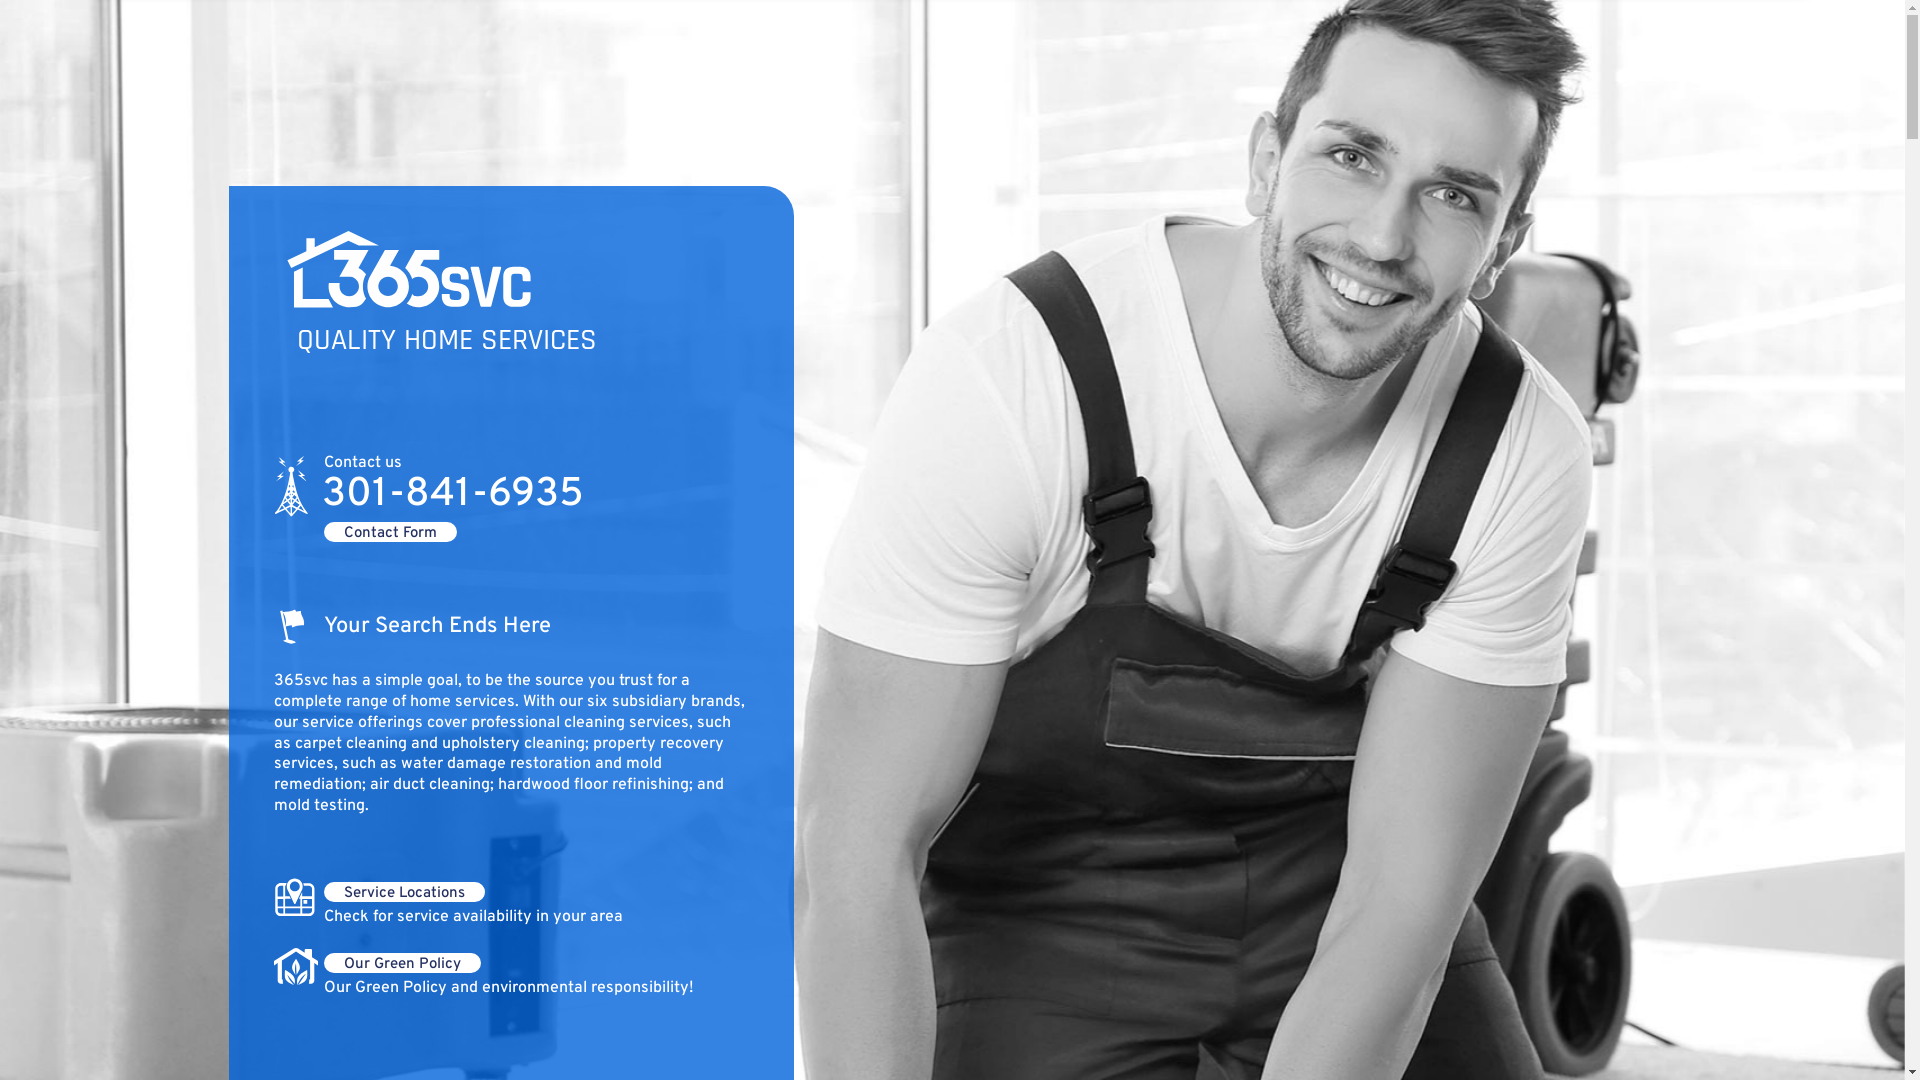 This screenshot has width=1920, height=1080. What do you see at coordinates (401, 962) in the screenshot?
I see `'Our Green Policy'` at bounding box center [401, 962].